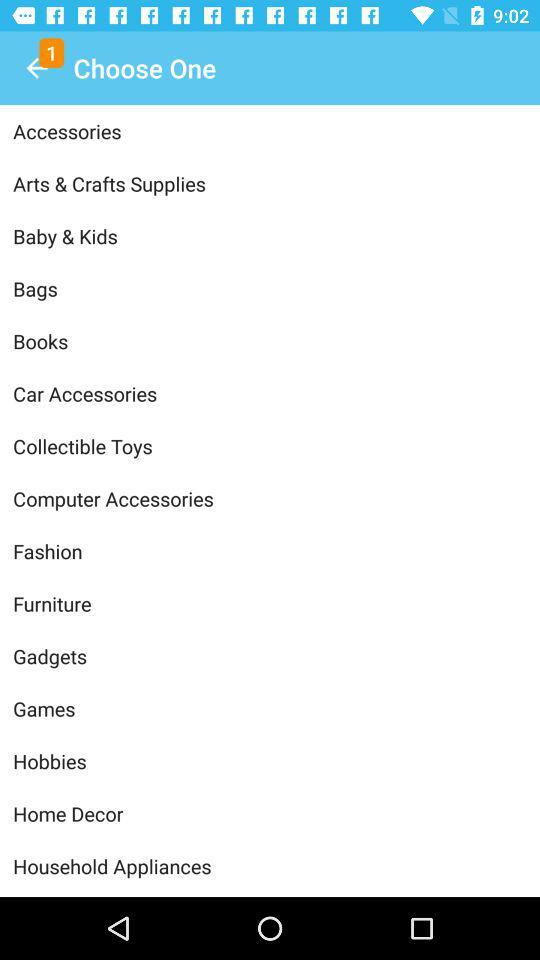  I want to click on item below the arts & crafts supplies, so click(270, 236).